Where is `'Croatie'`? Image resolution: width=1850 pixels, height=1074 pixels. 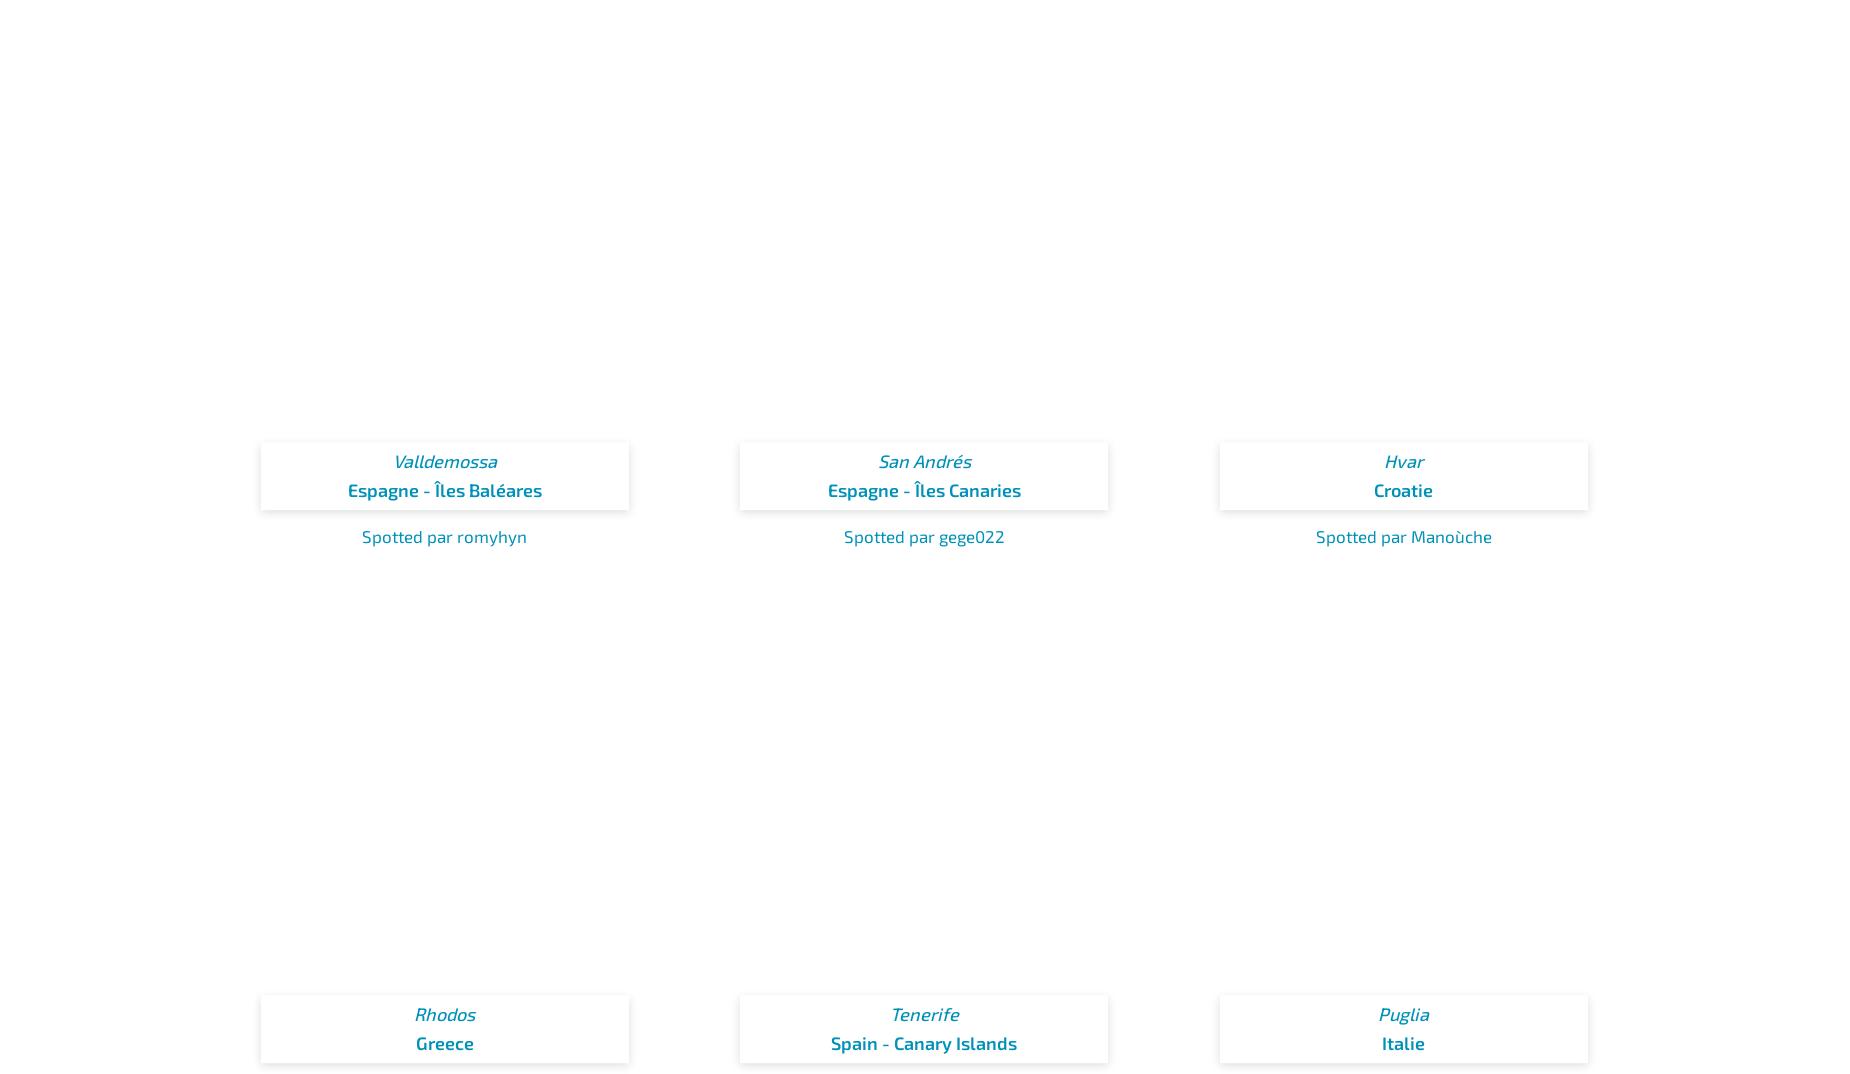 'Croatie' is located at coordinates (1403, 489).